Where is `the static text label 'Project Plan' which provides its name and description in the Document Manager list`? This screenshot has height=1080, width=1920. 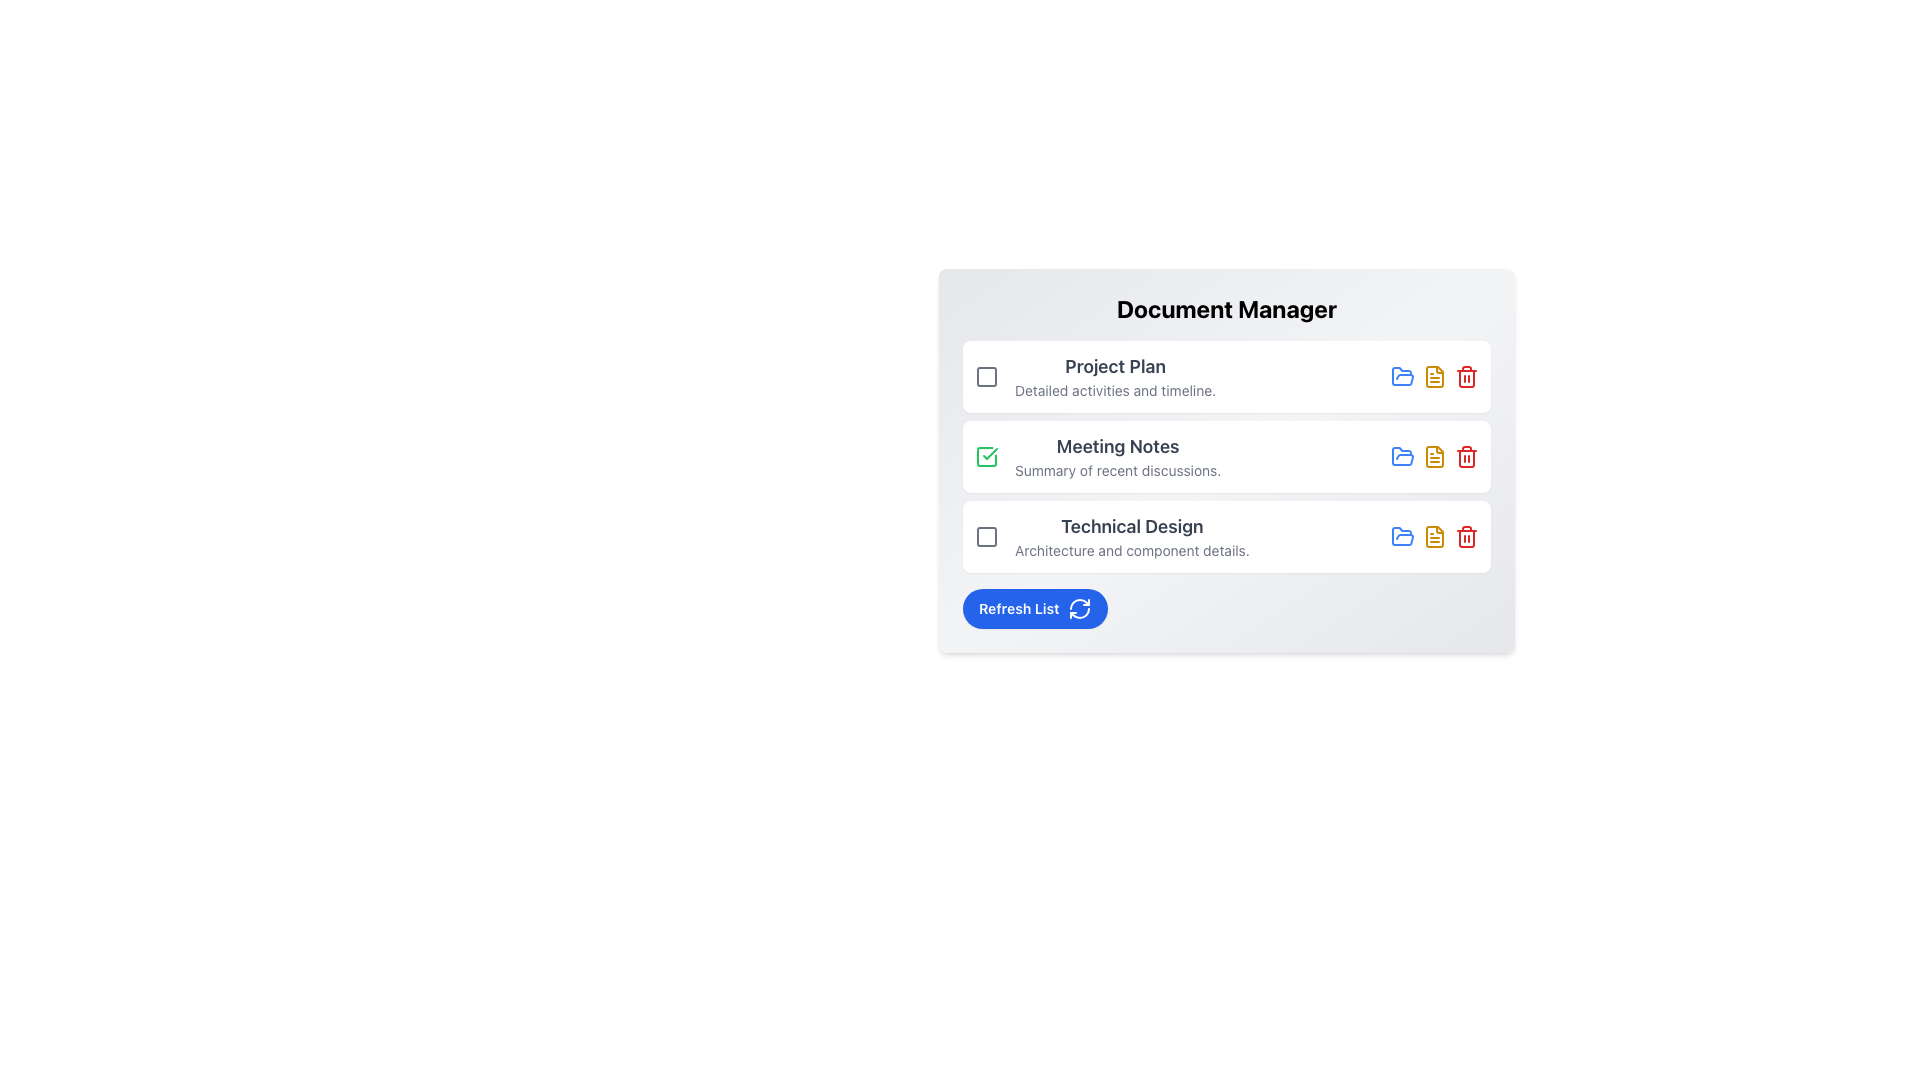 the static text label 'Project Plan' which provides its name and description in the Document Manager list is located at coordinates (1114, 377).